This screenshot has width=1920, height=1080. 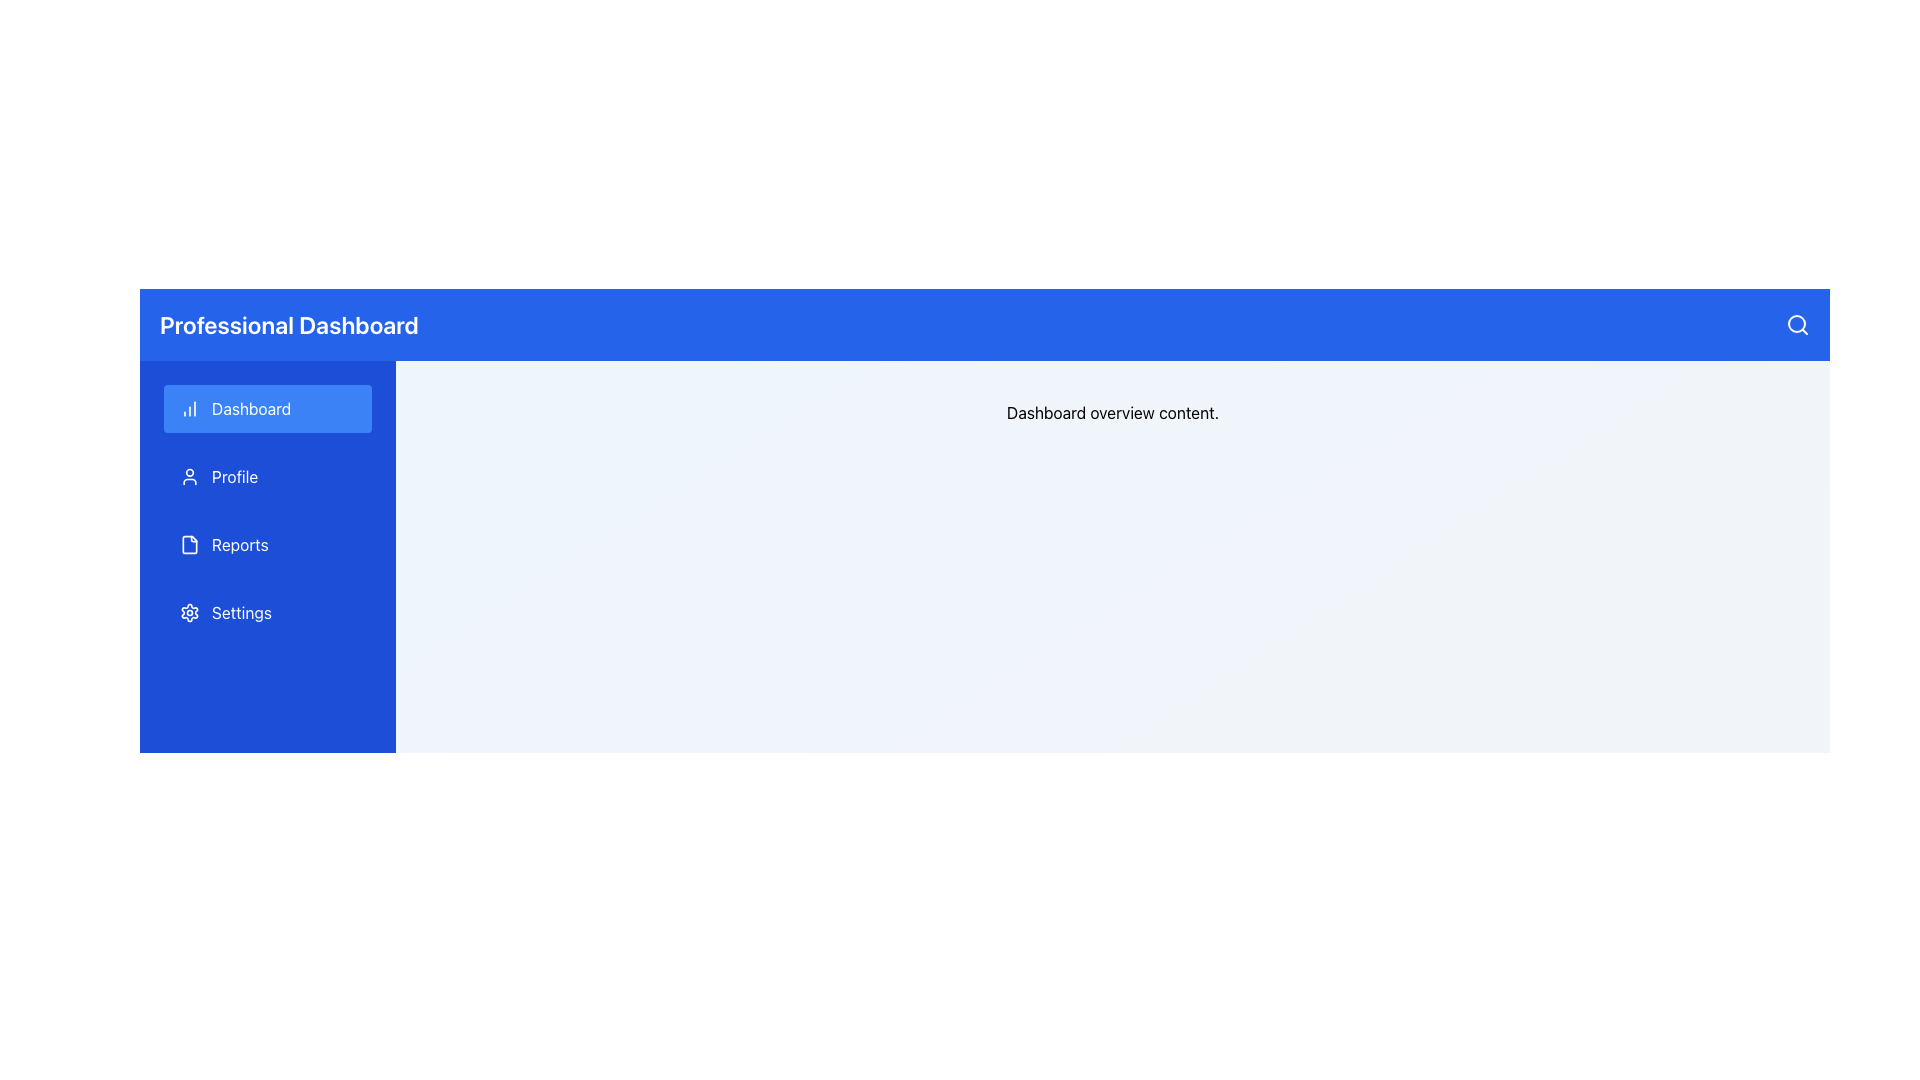 What do you see at coordinates (1798, 323) in the screenshot?
I see `the search icon (magnifying glass) located in the top-right corner of the header bar next to the text 'Professional Dashboard' to initiate a search` at bounding box center [1798, 323].